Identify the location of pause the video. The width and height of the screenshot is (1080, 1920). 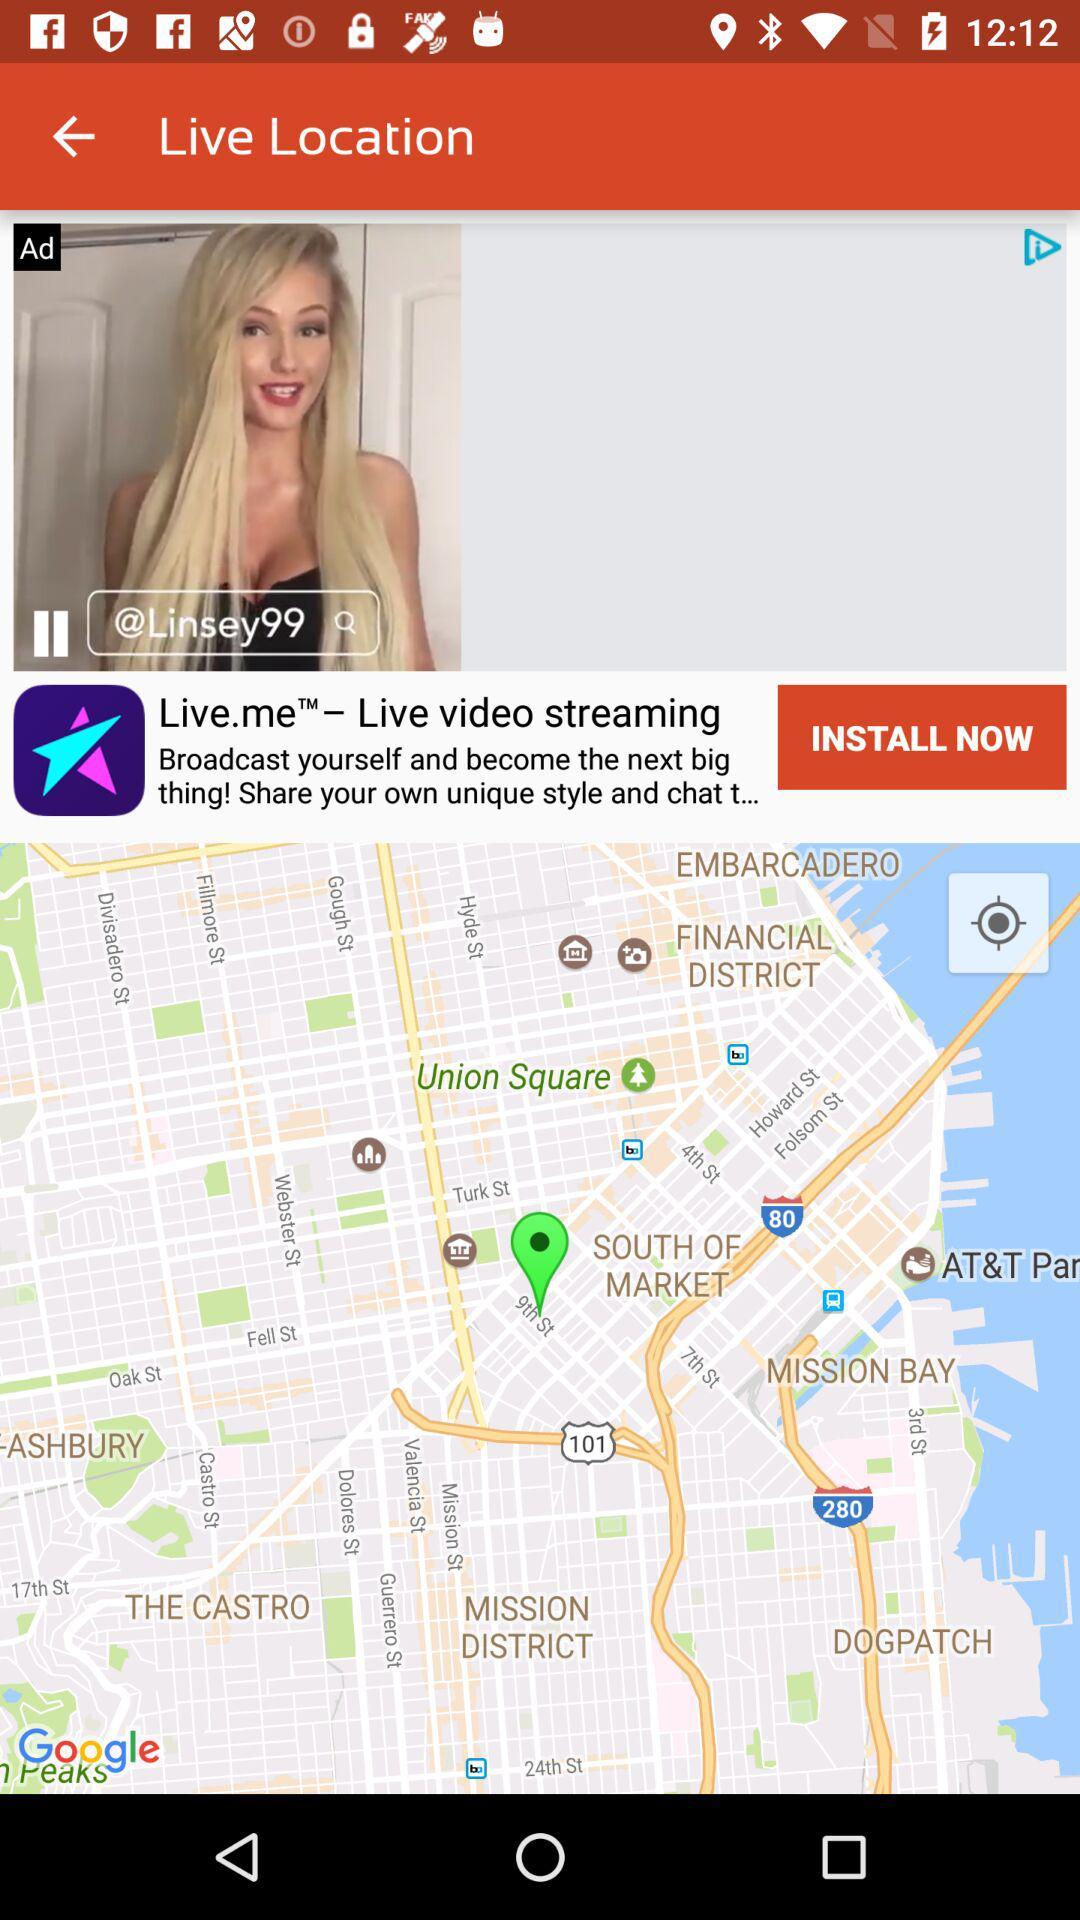
(49, 632).